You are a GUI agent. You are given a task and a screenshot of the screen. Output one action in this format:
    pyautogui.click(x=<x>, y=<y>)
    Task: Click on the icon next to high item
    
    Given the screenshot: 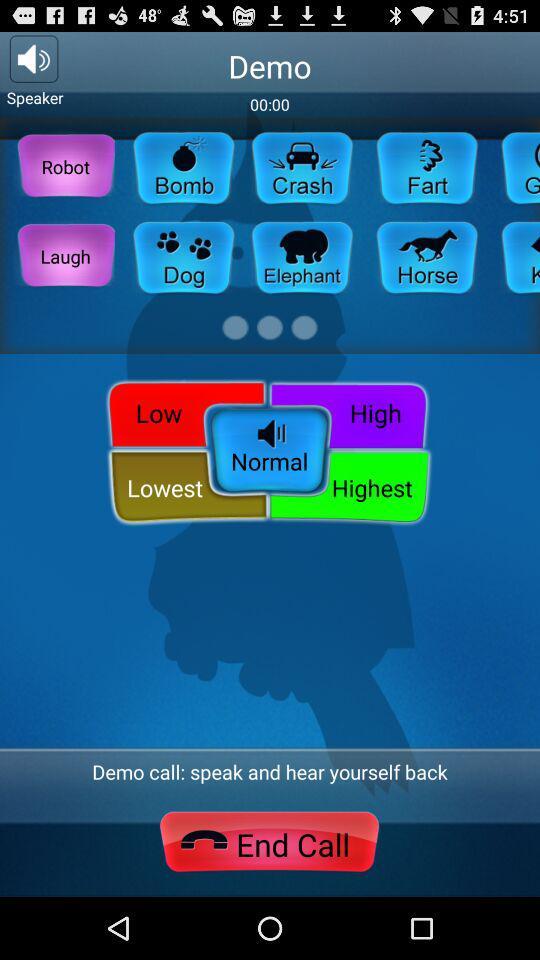 What is the action you would take?
    pyautogui.click(x=182, y=411)
    